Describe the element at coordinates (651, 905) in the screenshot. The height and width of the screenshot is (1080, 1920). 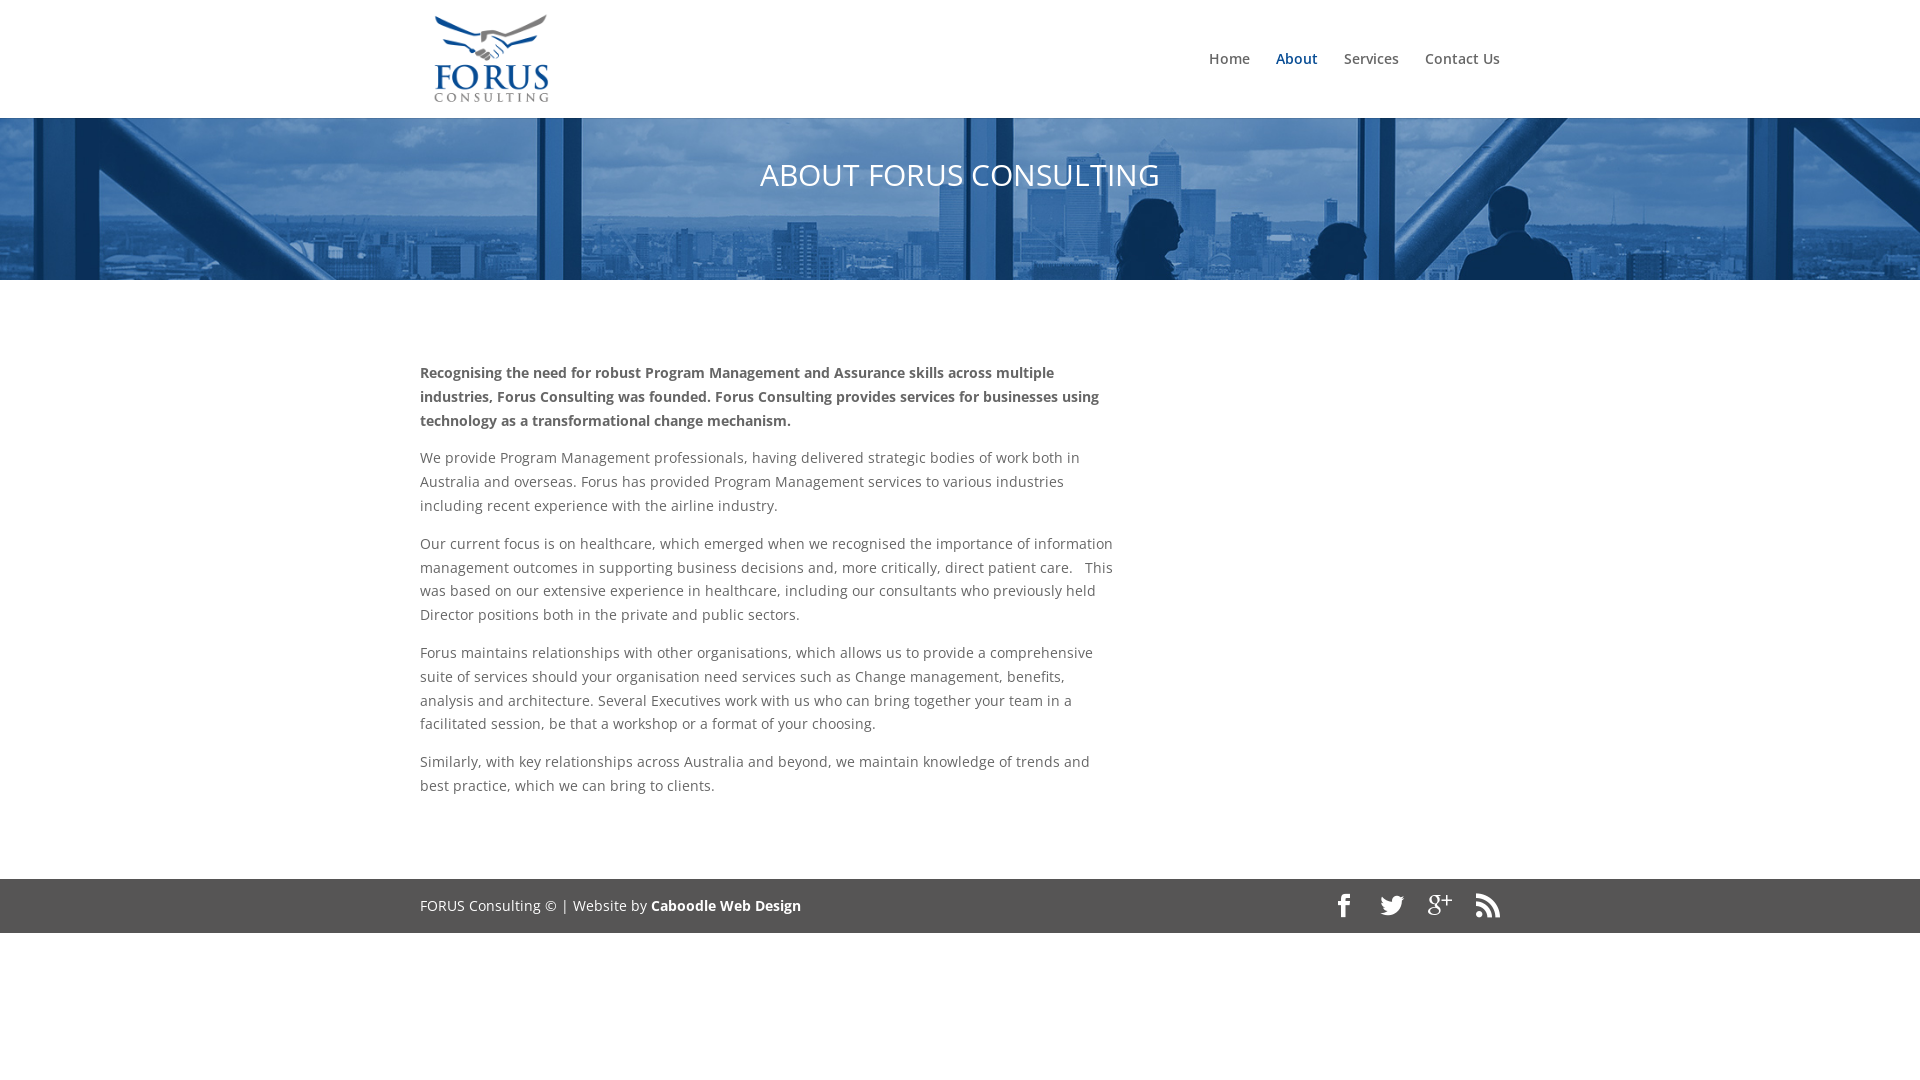
I see `'Caboodle Web Design'` at that location.